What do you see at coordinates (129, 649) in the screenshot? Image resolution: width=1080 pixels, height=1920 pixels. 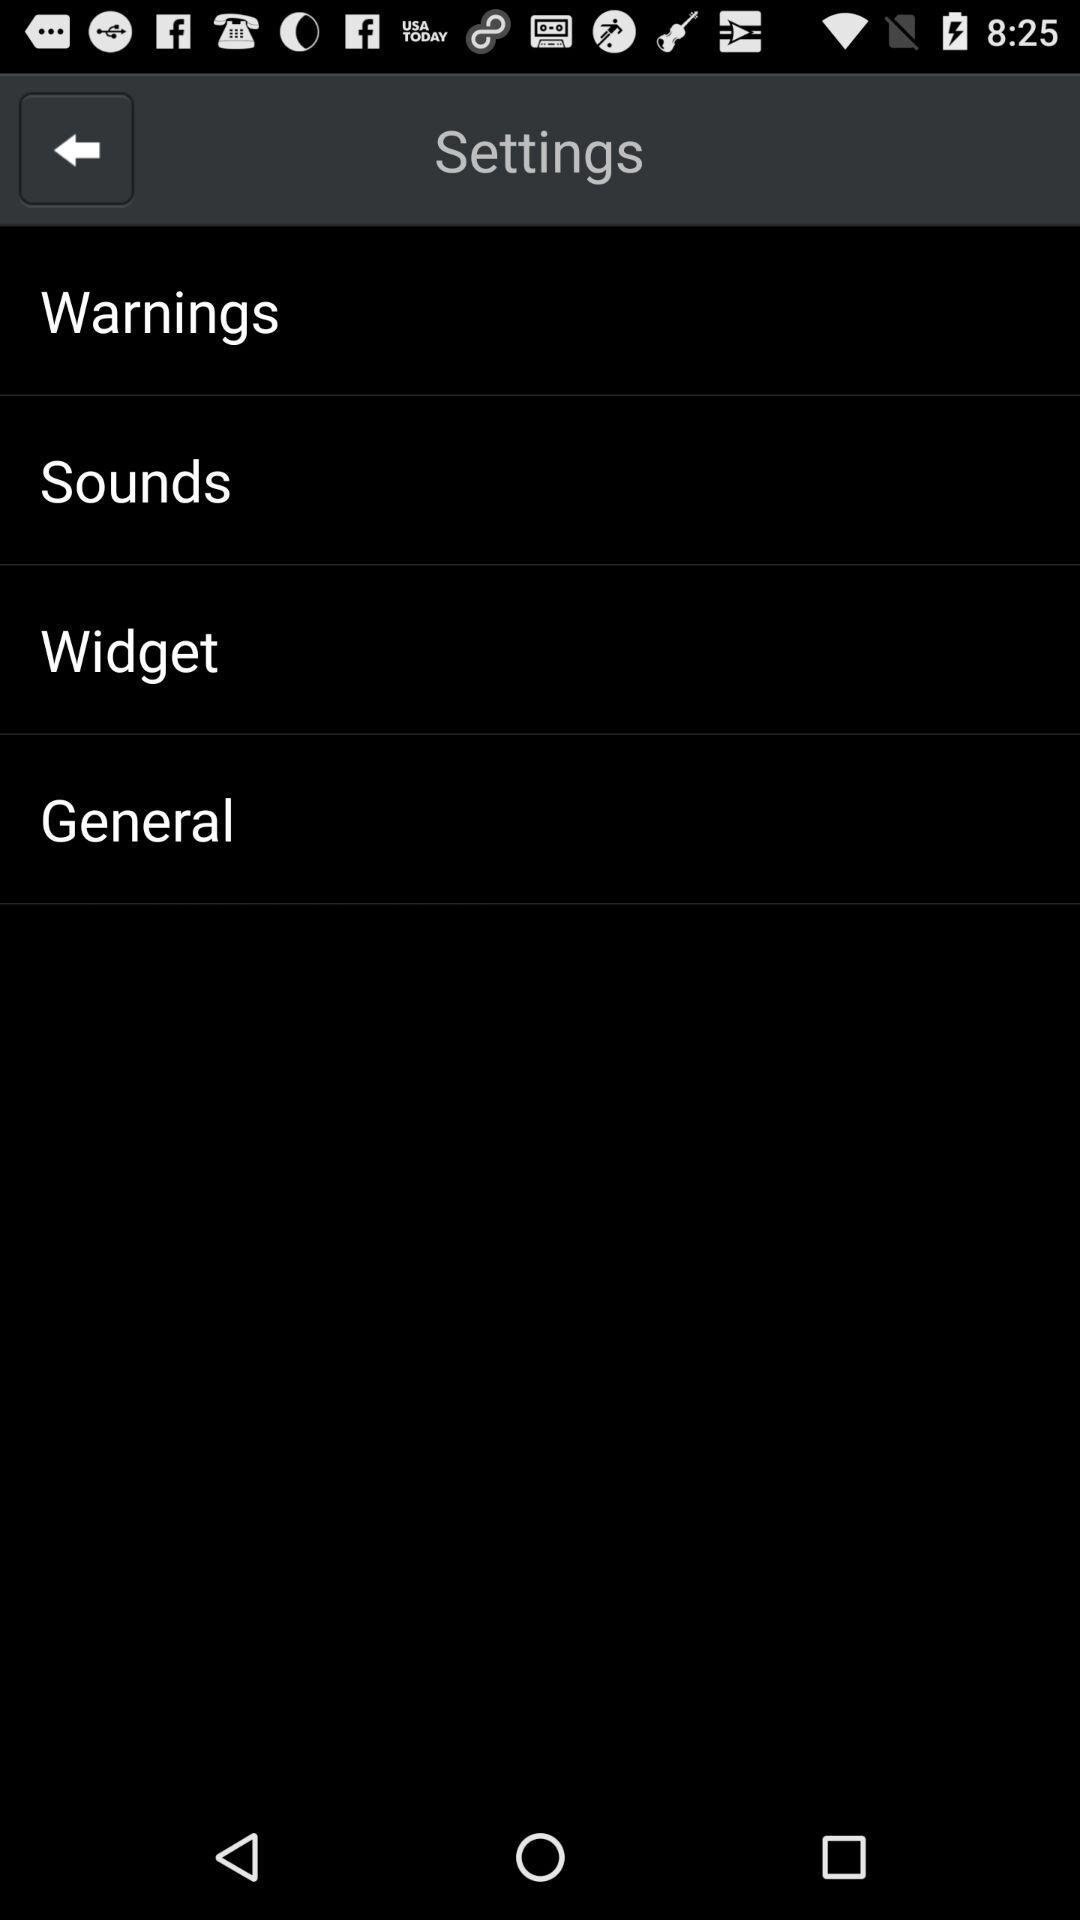 I see `widget item` at bounding box center [129, 649].